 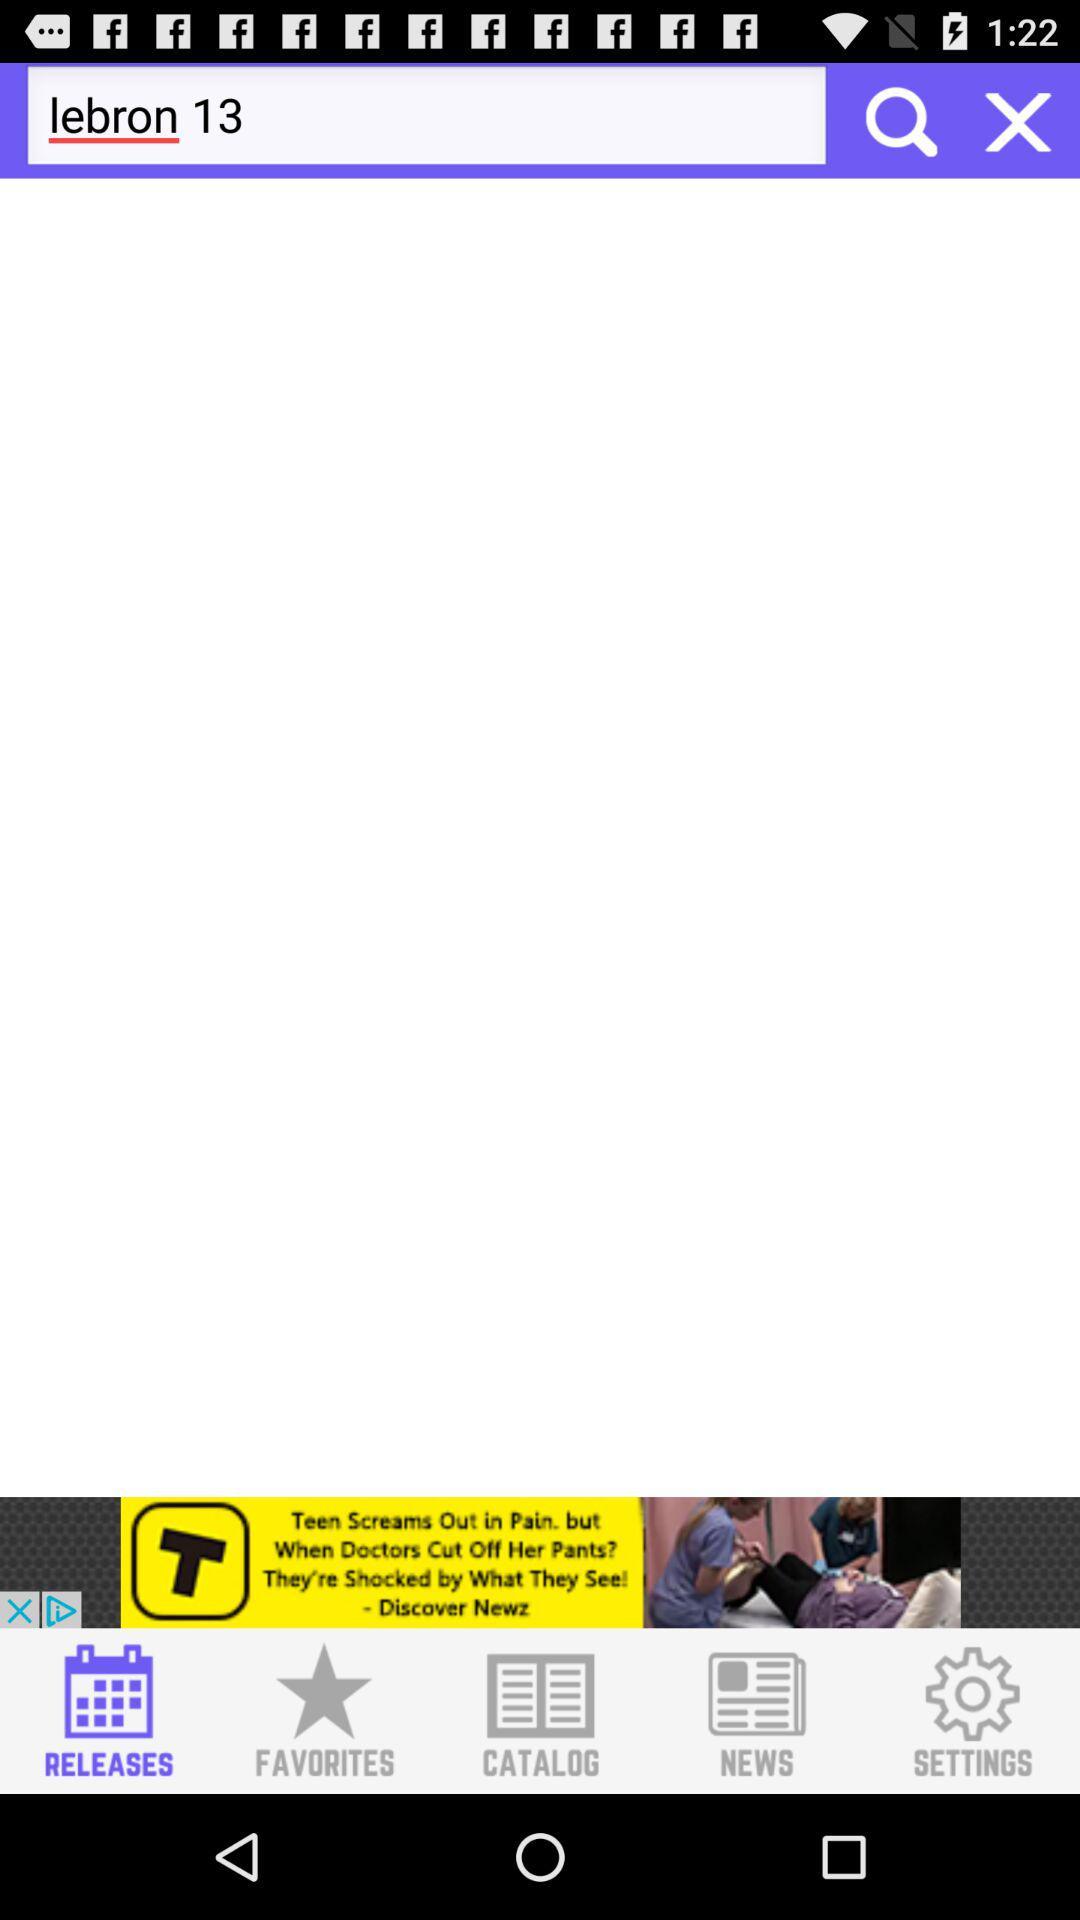 I want to click on catalog list, so click(x=540, y=1710).